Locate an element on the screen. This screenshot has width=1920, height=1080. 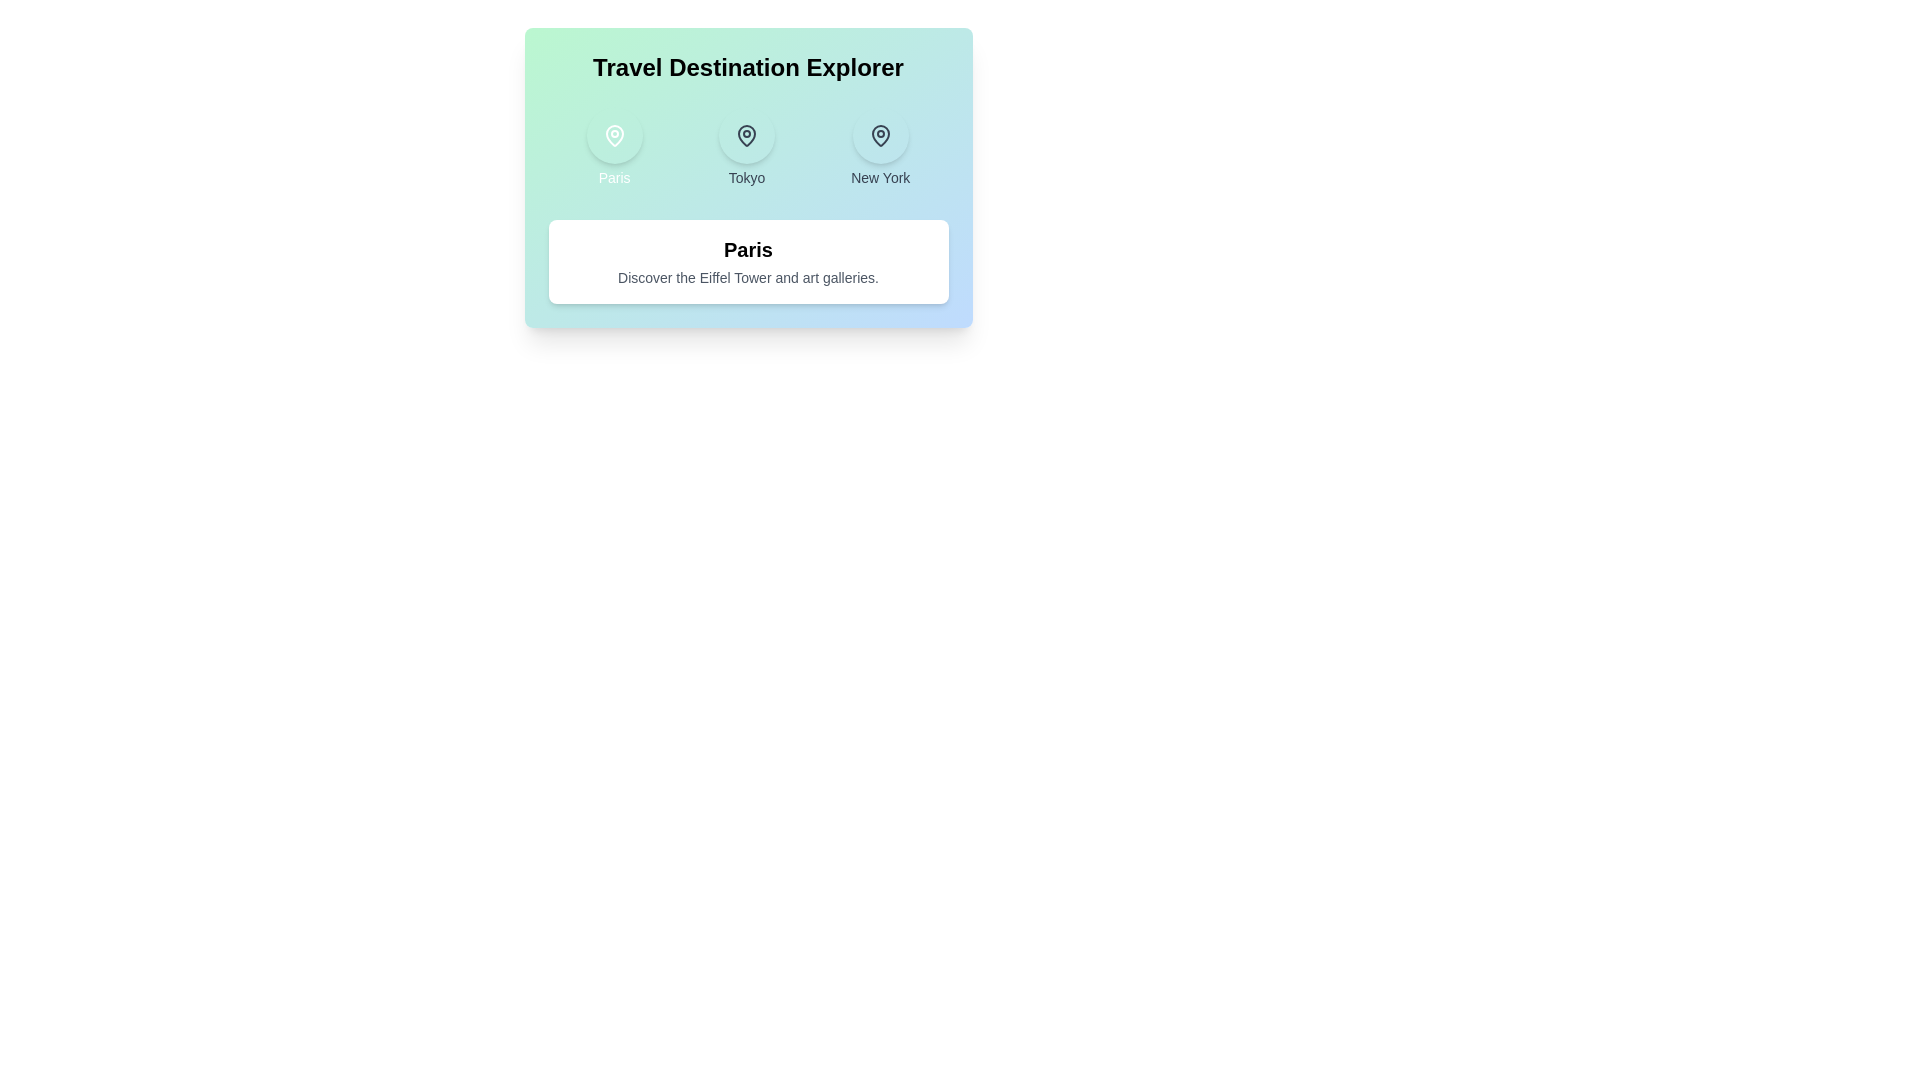
the button representing the travel destination 'New York', which is the third button in a horizontal list of buttons for travel destinations including 'Paris' and 'Tokyo' is located at coordinates (880, 146).